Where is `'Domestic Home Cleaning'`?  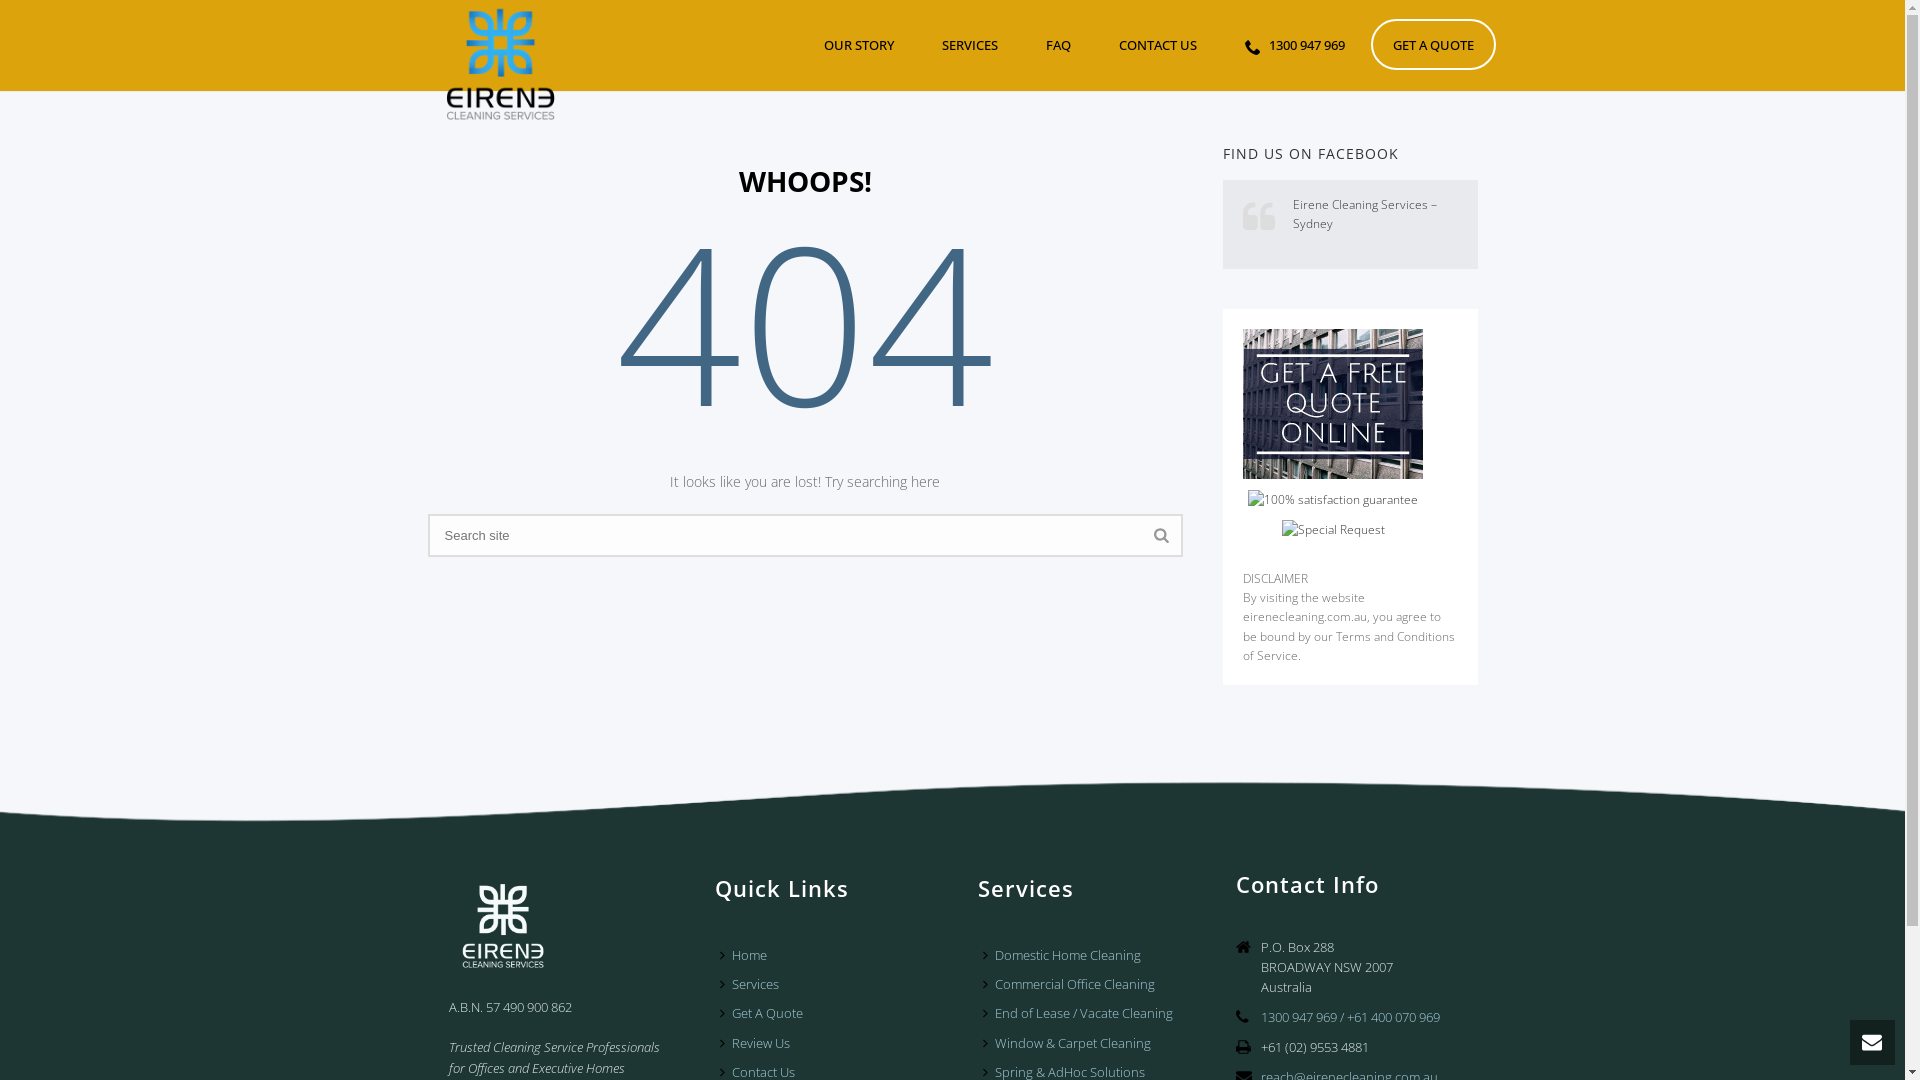 'Domestic Home Cleaning' is located at coordinates (1065, 954).